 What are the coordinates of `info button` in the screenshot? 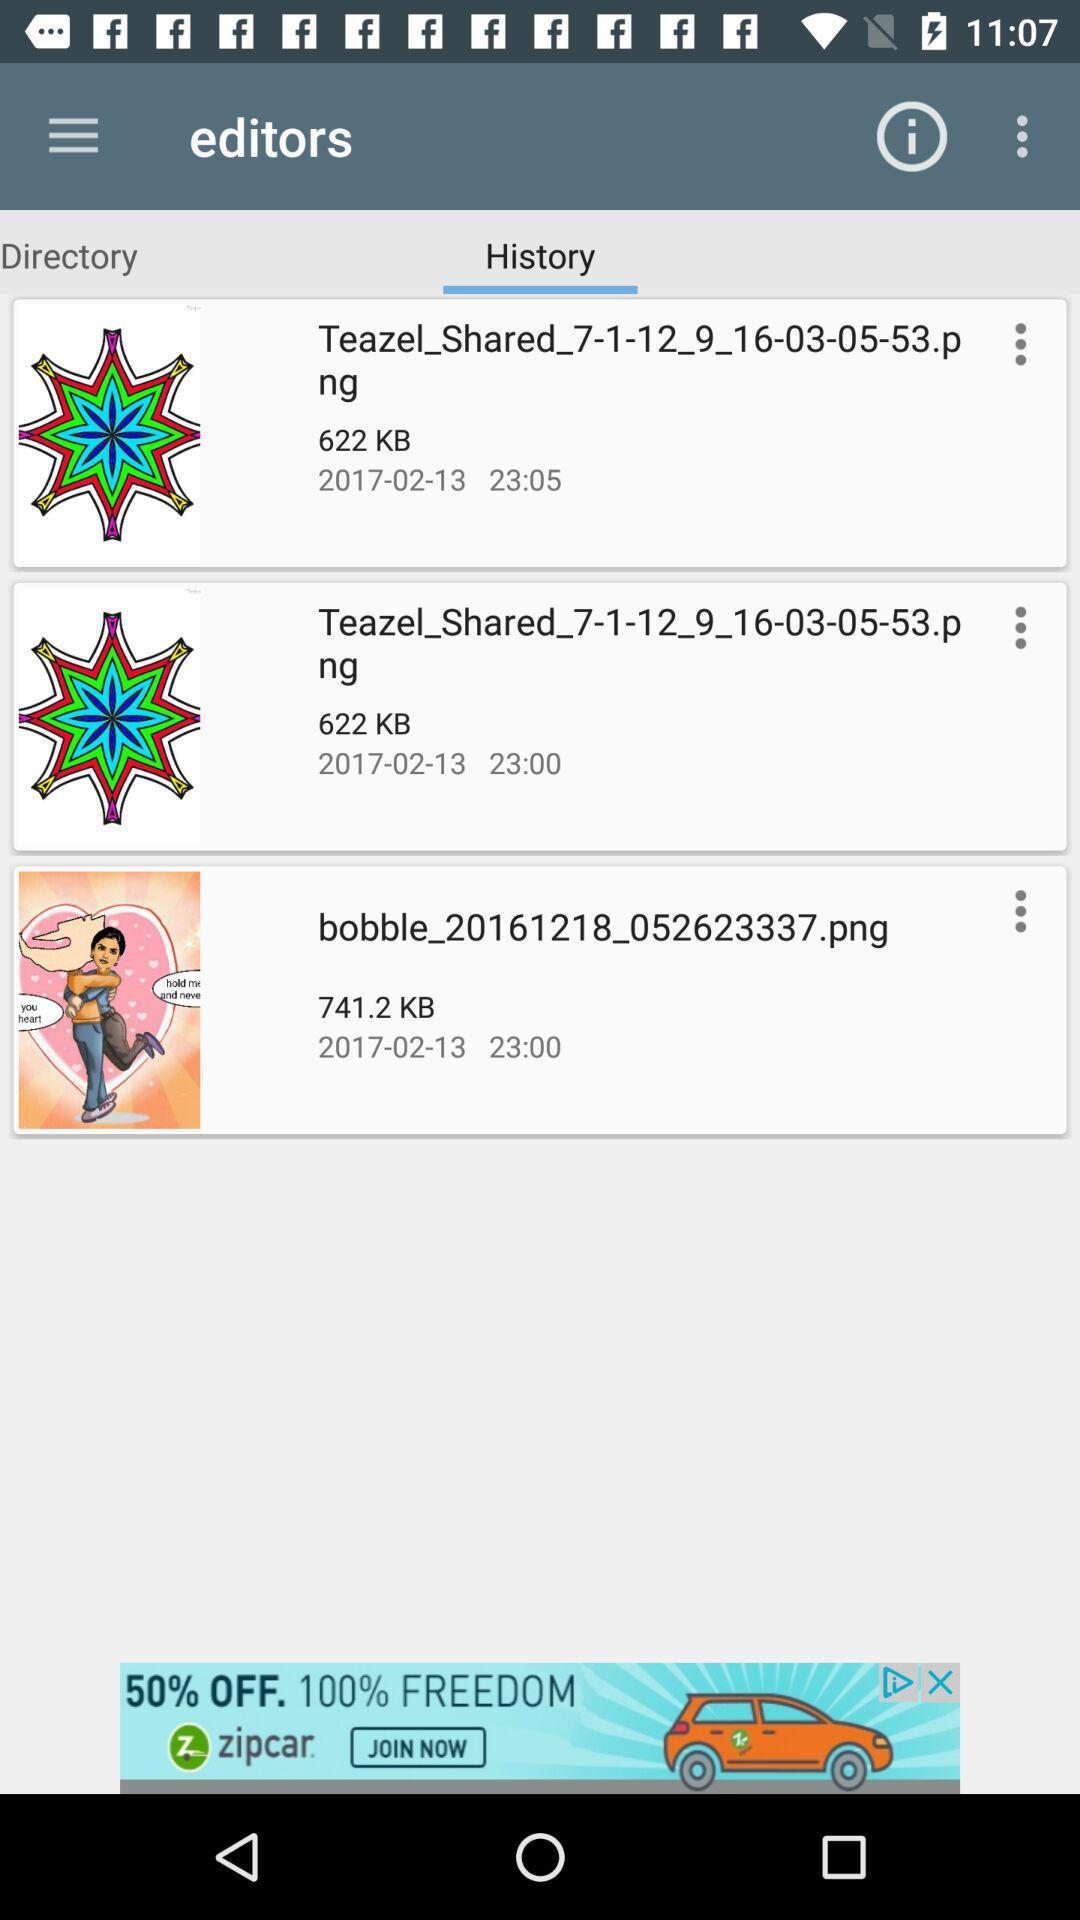 It's located at (1016, 626).